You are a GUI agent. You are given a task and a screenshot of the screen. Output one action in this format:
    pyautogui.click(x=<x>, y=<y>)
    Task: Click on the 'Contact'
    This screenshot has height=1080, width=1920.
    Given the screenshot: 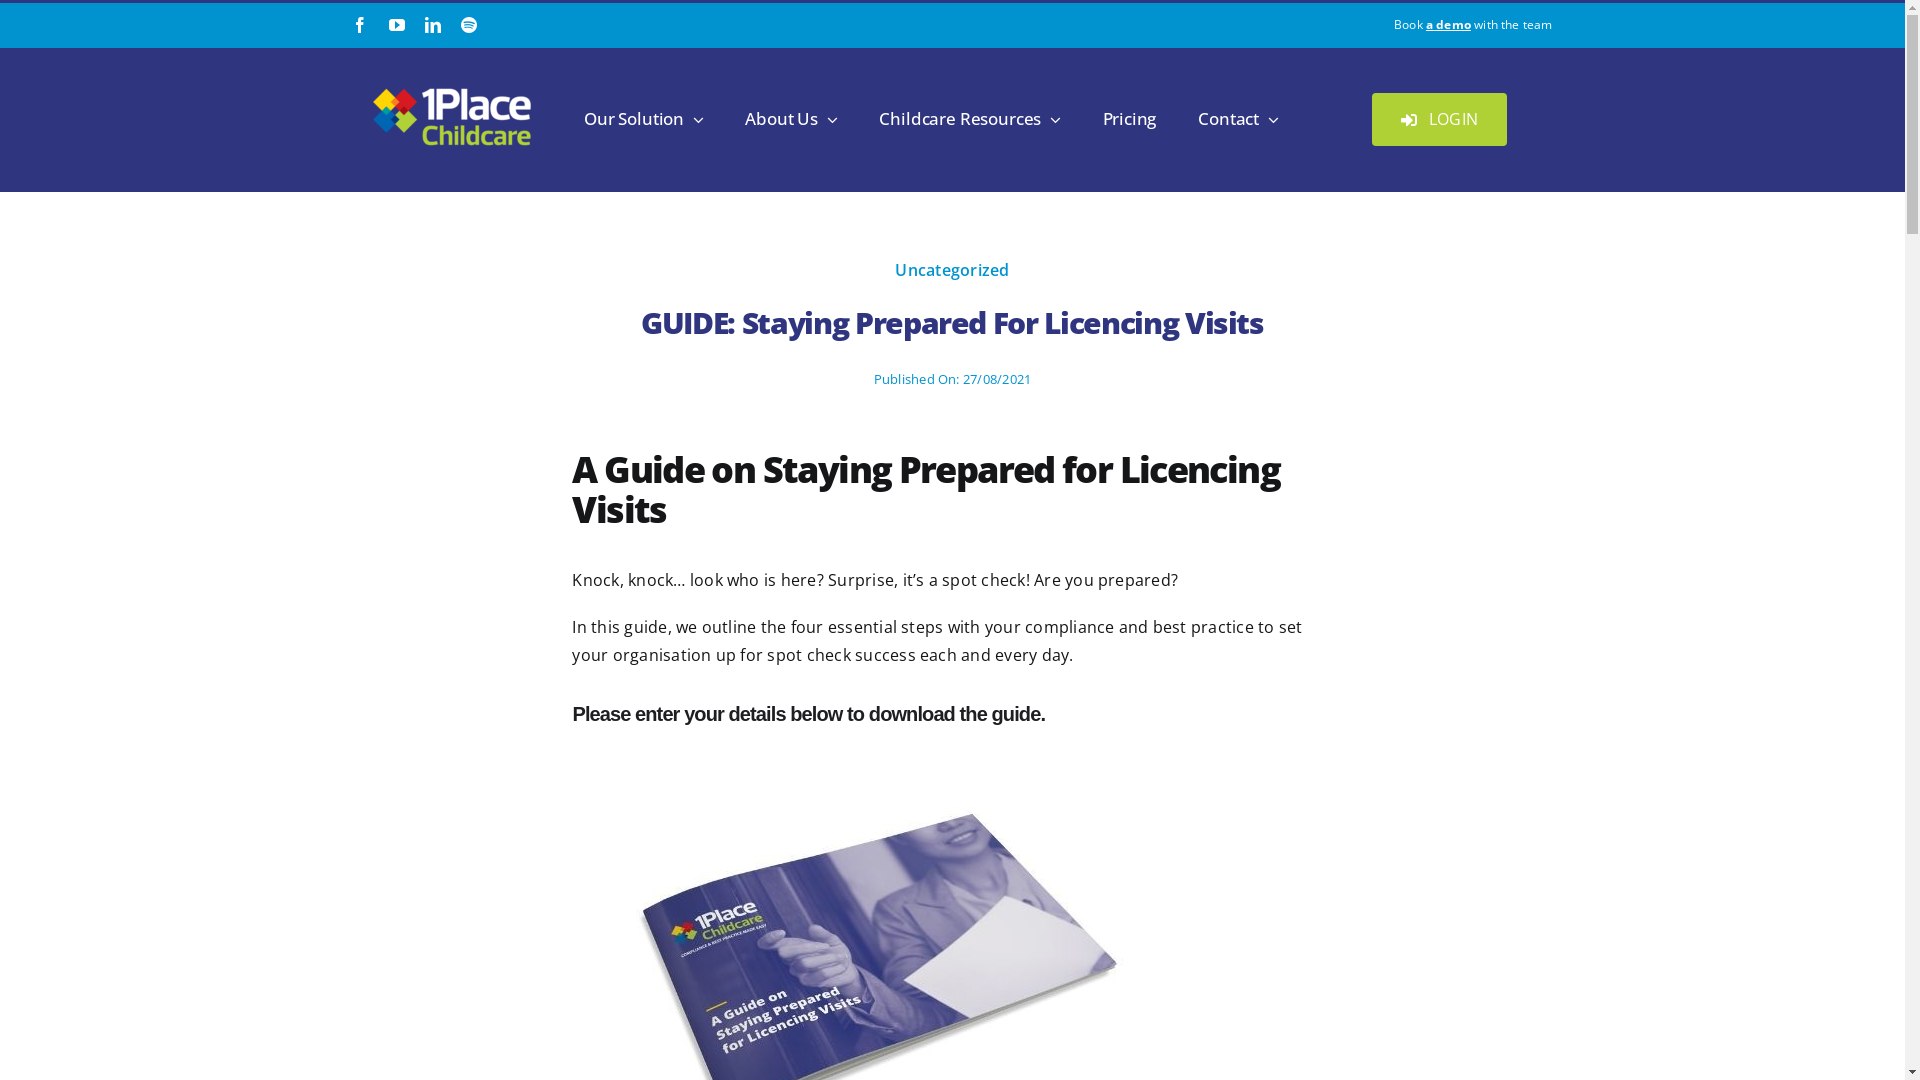 What is the action you would take?
    pyautogui.click(x=1237, y=119)
    